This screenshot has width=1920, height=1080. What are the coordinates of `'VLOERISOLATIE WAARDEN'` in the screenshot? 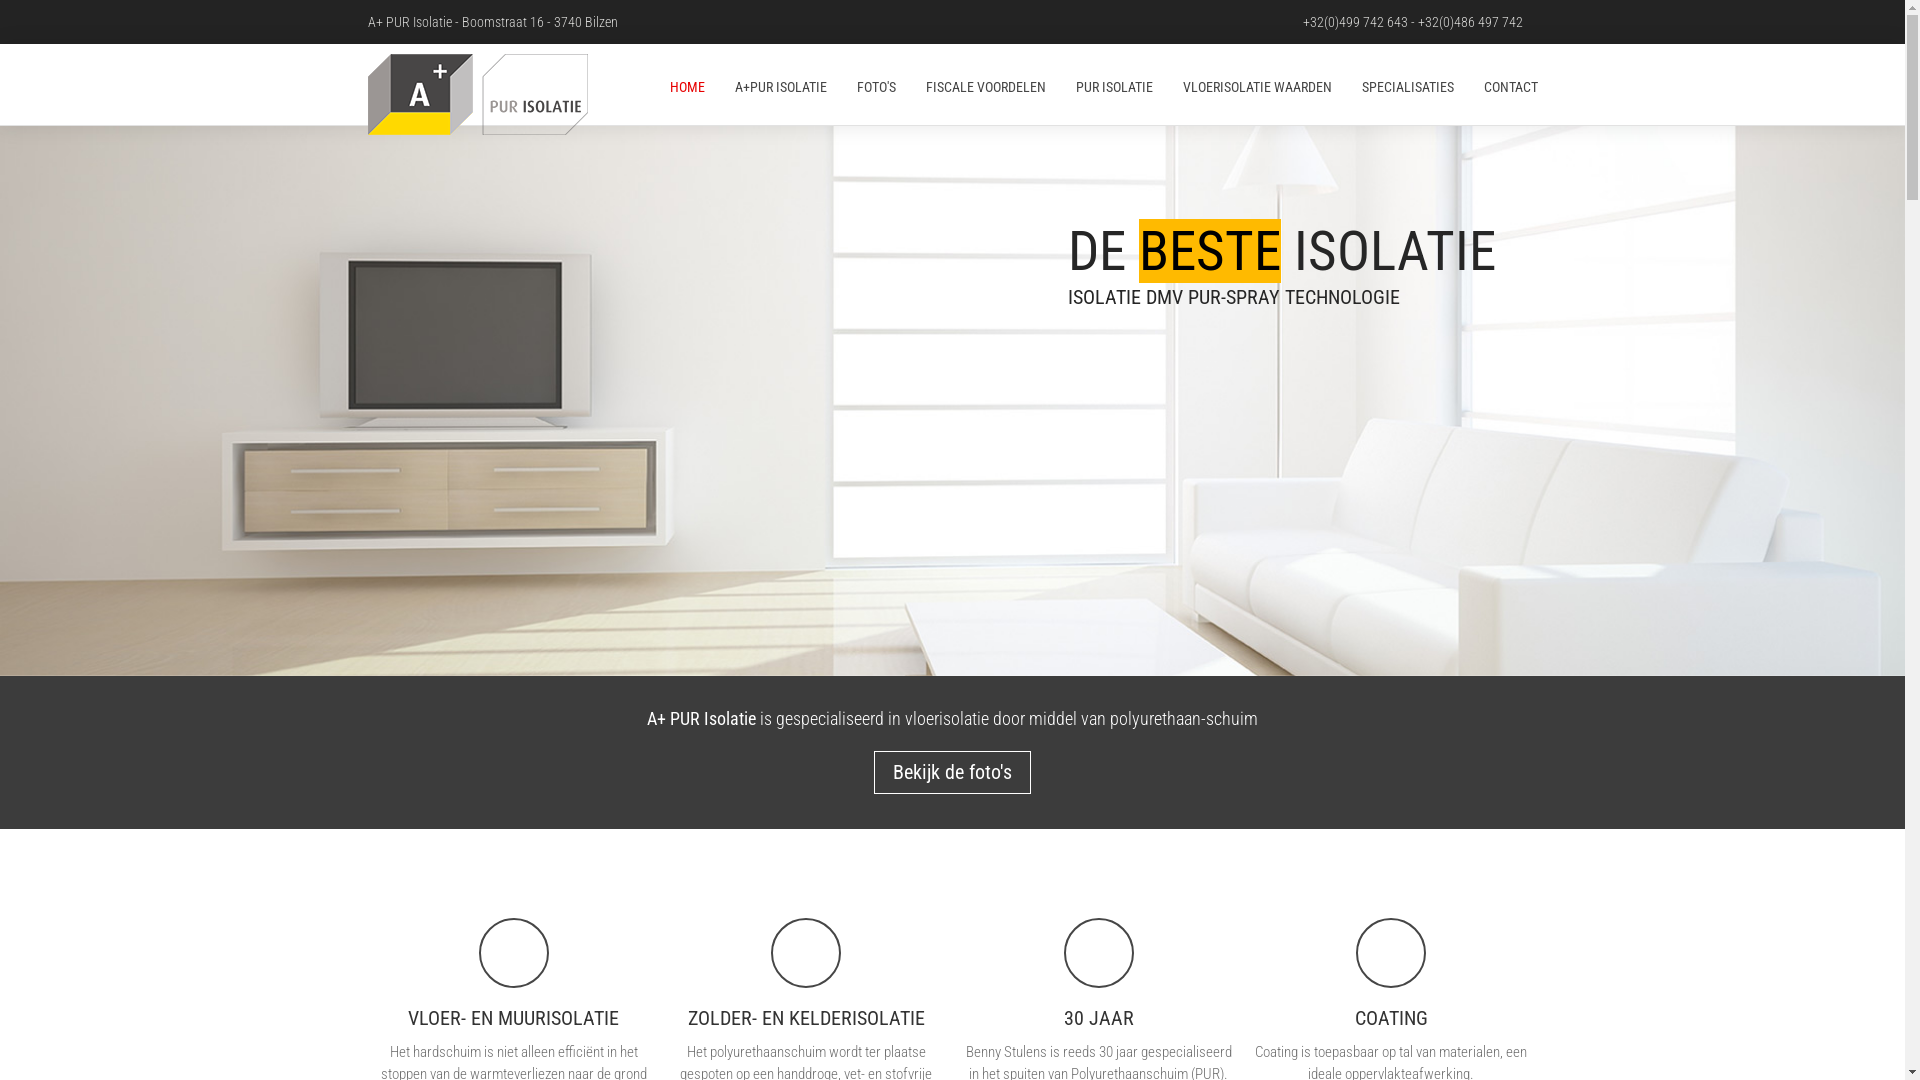 It's located at (1167, 83).